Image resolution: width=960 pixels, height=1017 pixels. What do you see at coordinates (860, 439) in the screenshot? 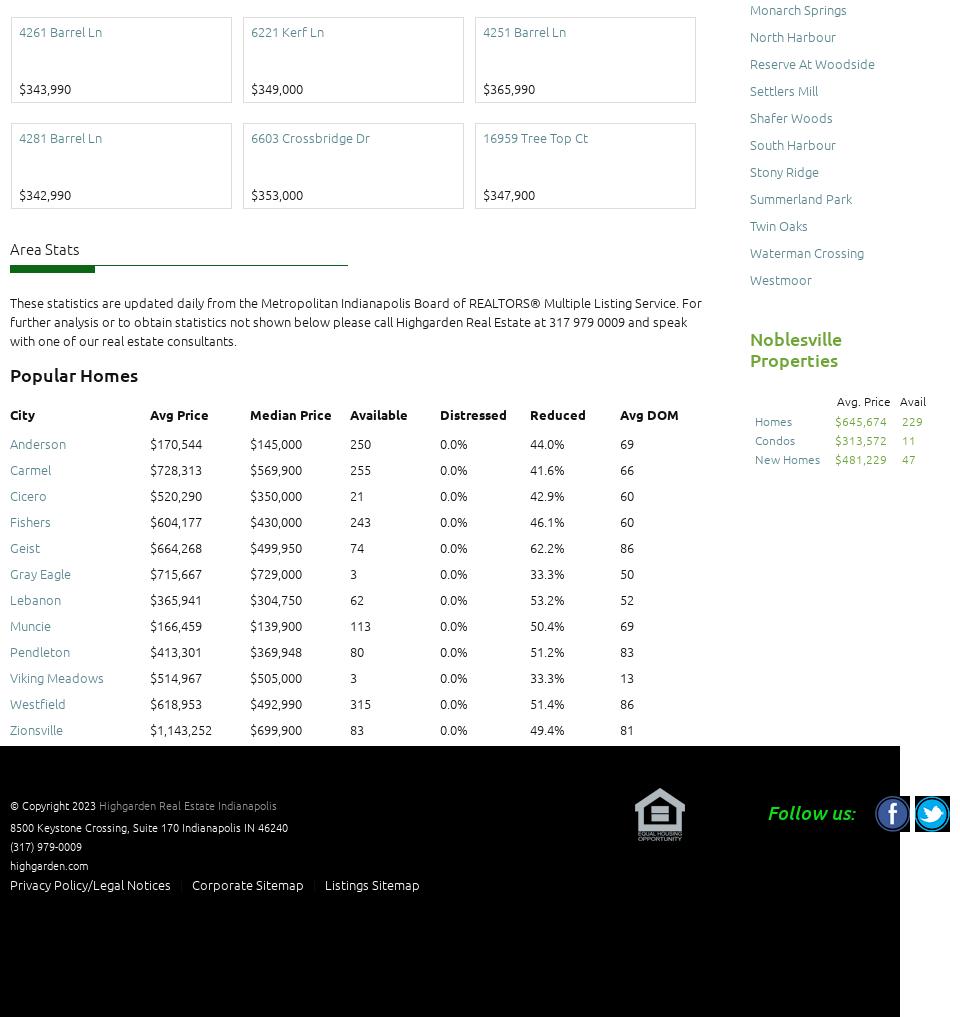
I see `'$313,572'` at bounding box center [860, 439].